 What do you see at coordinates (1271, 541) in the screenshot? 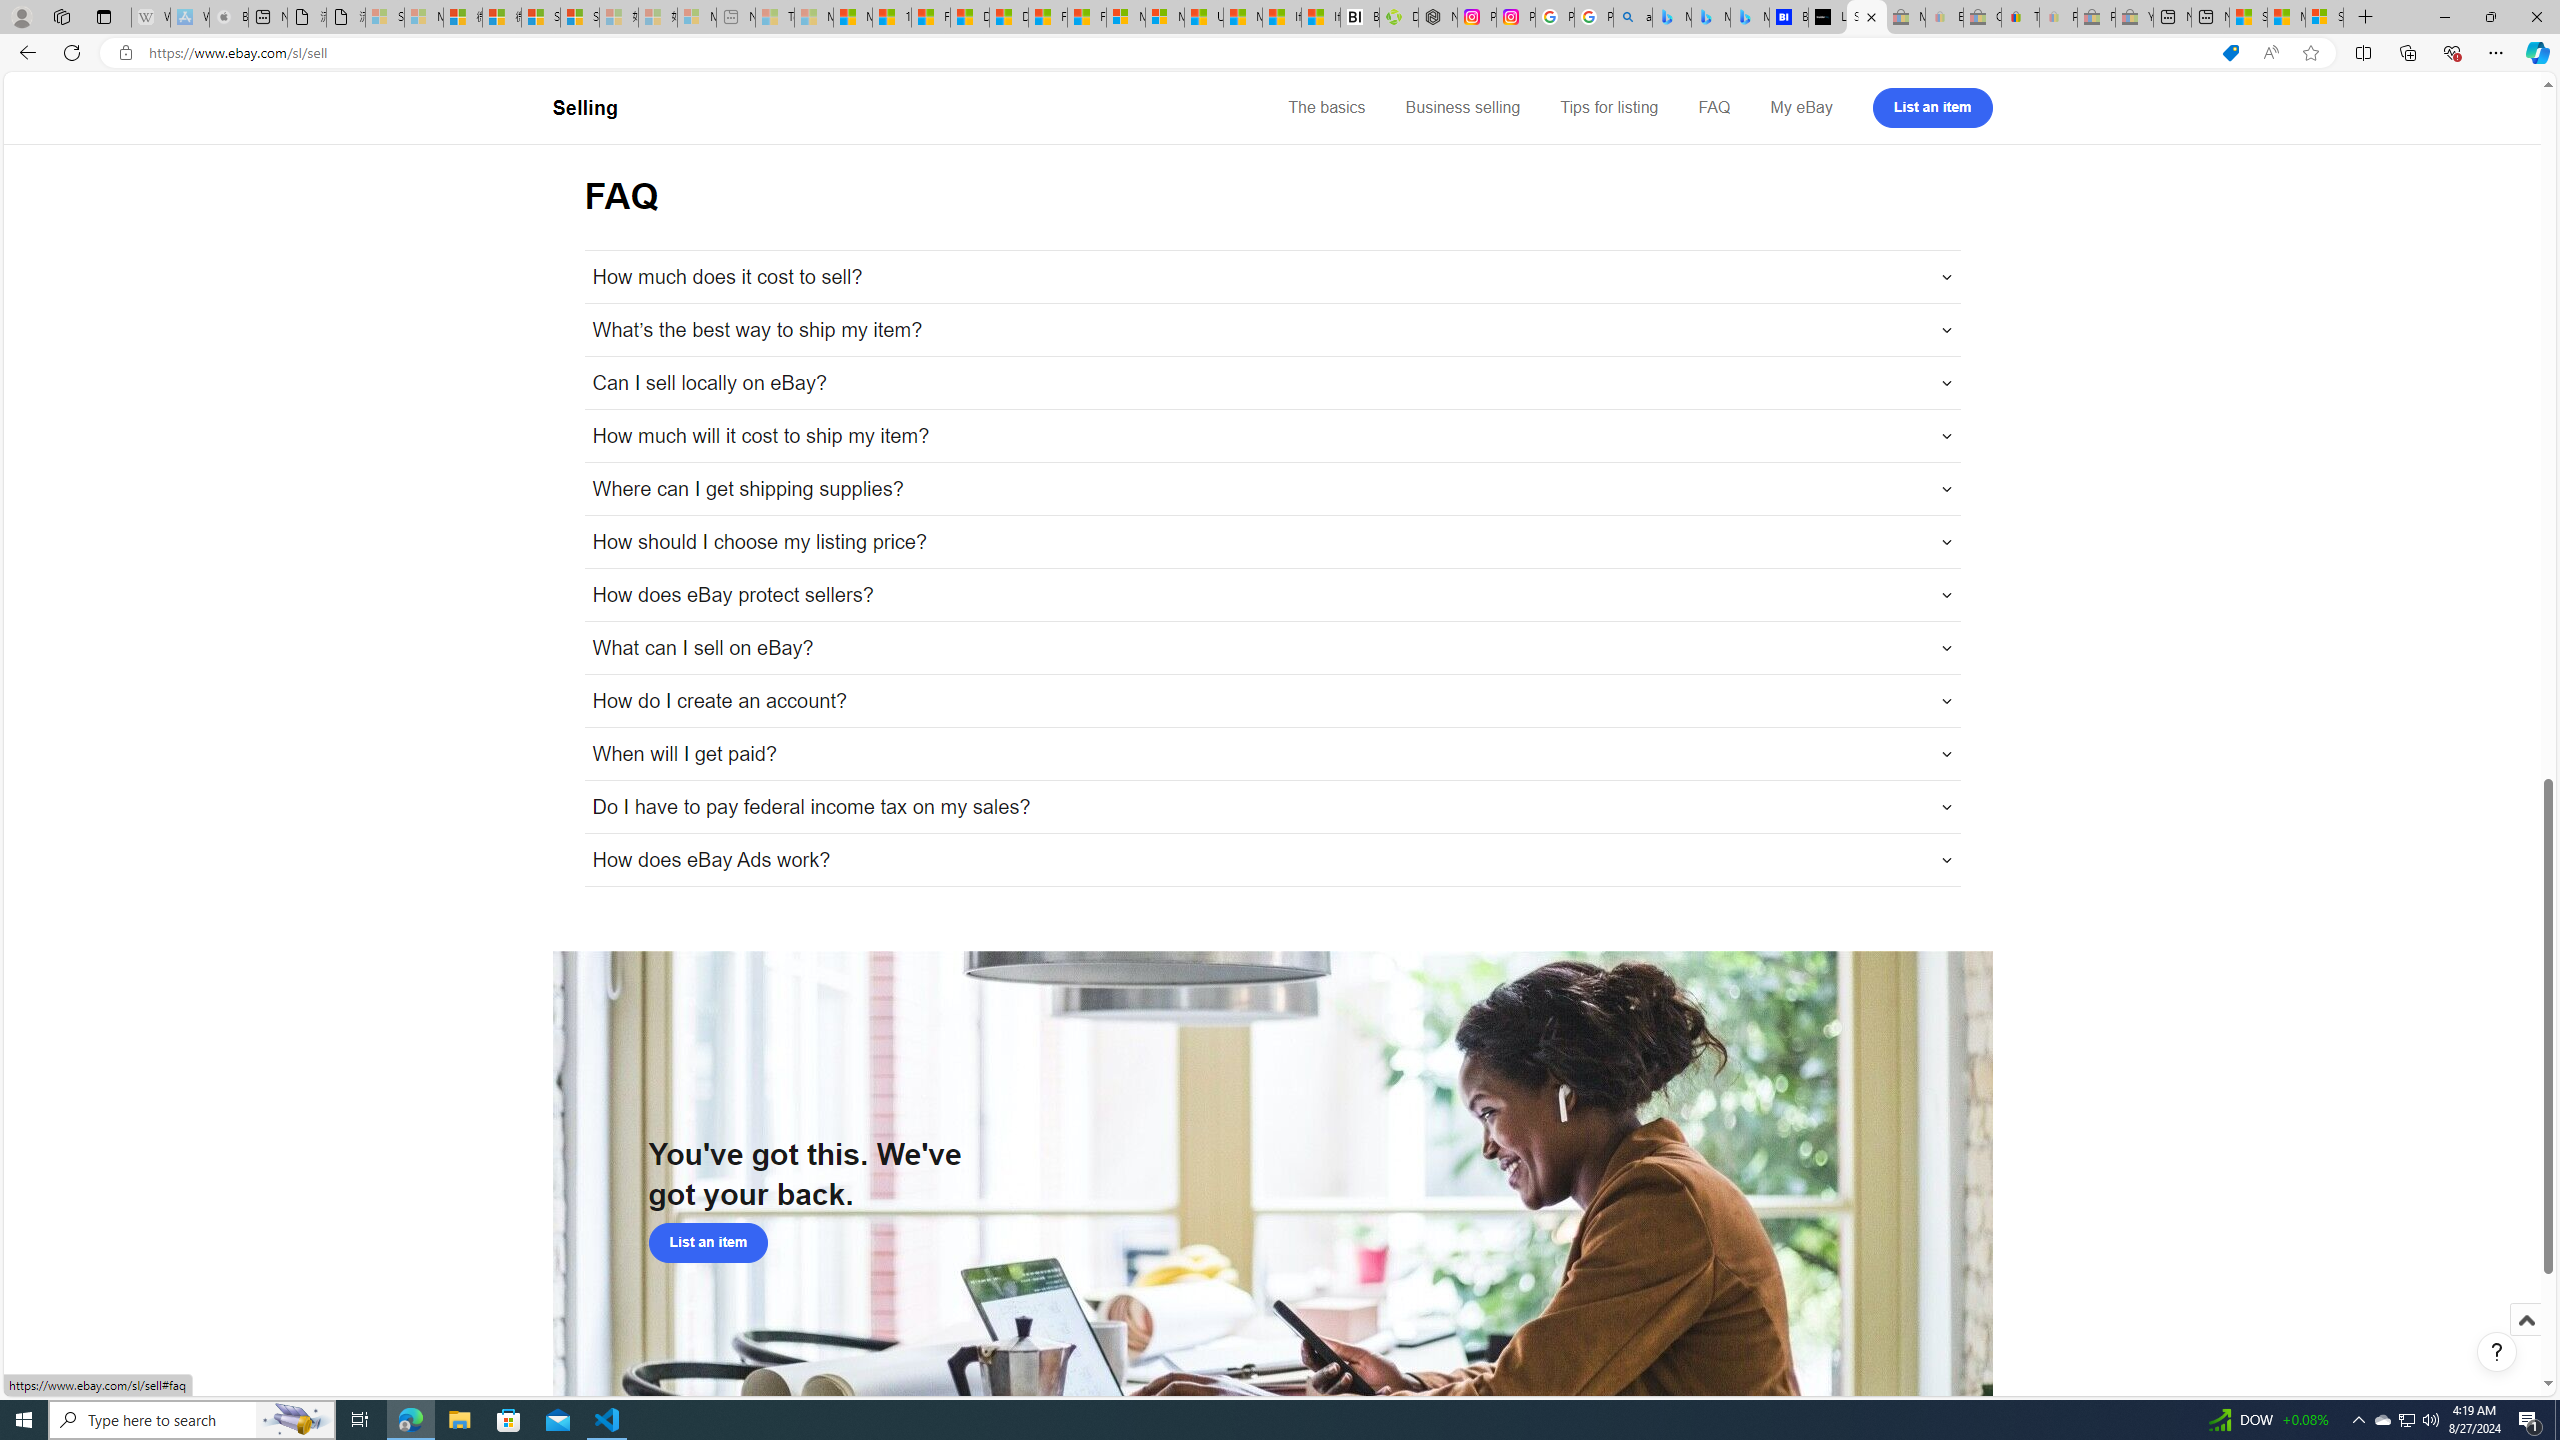
I see `'How should I choose my listing price?'` at bounding box center [1271, 541].